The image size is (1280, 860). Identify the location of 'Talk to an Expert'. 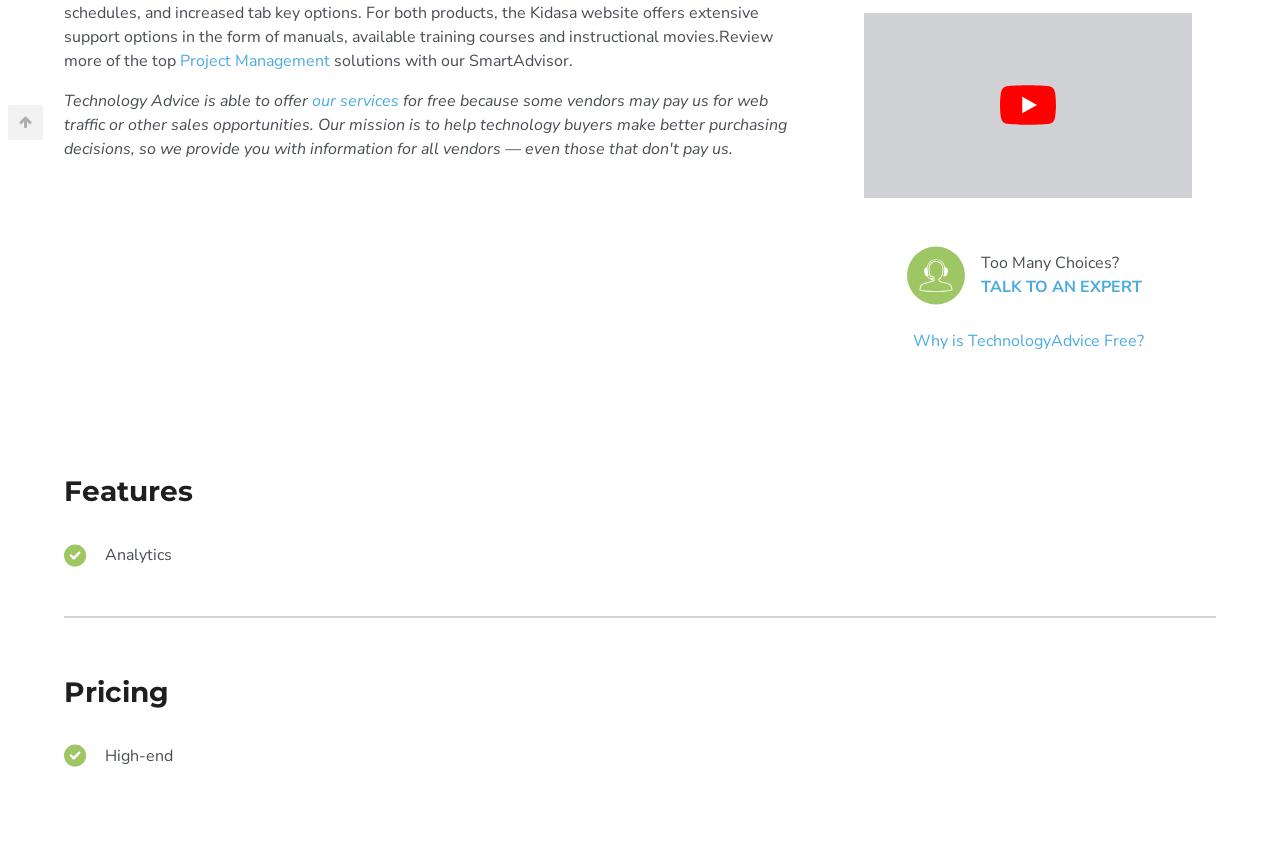
(979, 285).